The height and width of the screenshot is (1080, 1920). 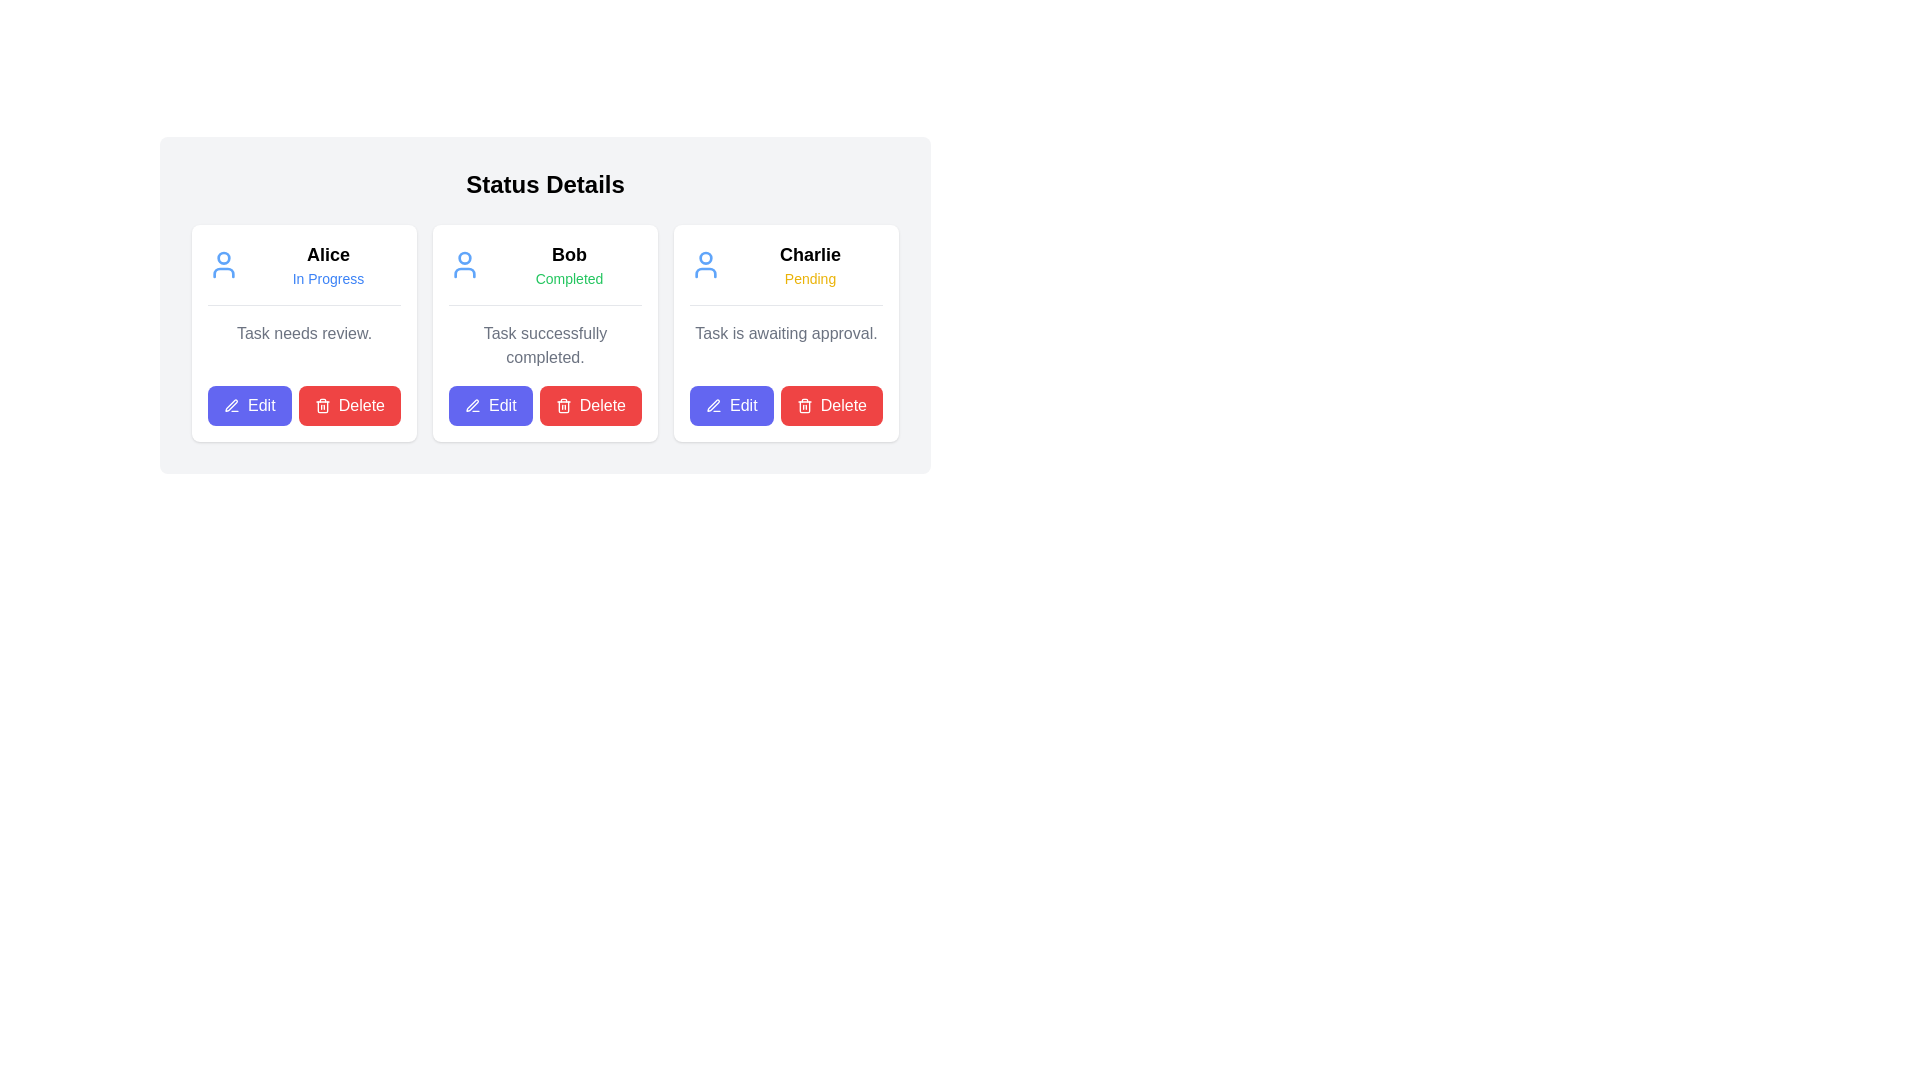 I want to click on the Label or Text Display that shows 'Bob' in bold black font at the top and 'Completed' in smaller green font below, located in the second column of a three-column layout, so click(x=568, y=264).